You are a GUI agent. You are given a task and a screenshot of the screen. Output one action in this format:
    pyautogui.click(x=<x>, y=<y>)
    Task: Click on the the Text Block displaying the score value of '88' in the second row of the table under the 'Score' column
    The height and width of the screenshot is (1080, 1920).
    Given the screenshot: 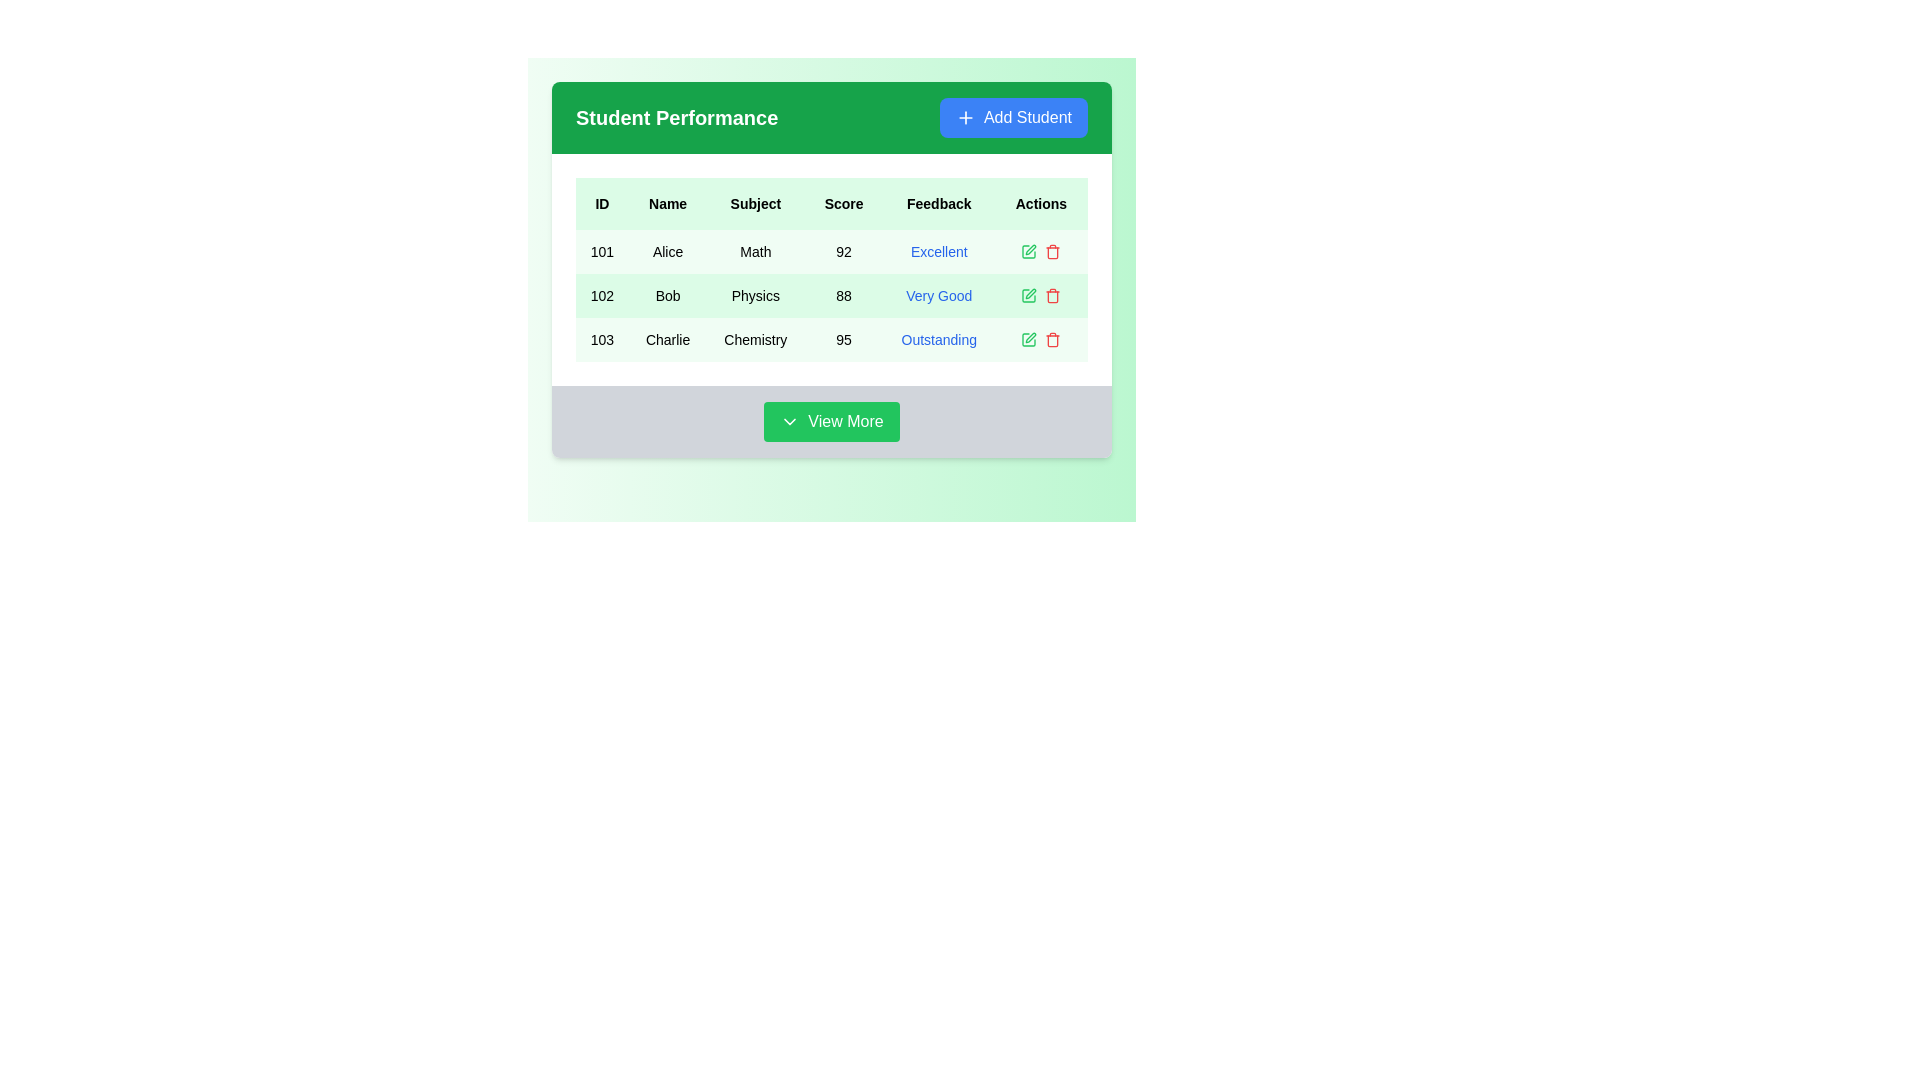 What is the action you would take?
    pyautogui.click(x=844, y=296)
    